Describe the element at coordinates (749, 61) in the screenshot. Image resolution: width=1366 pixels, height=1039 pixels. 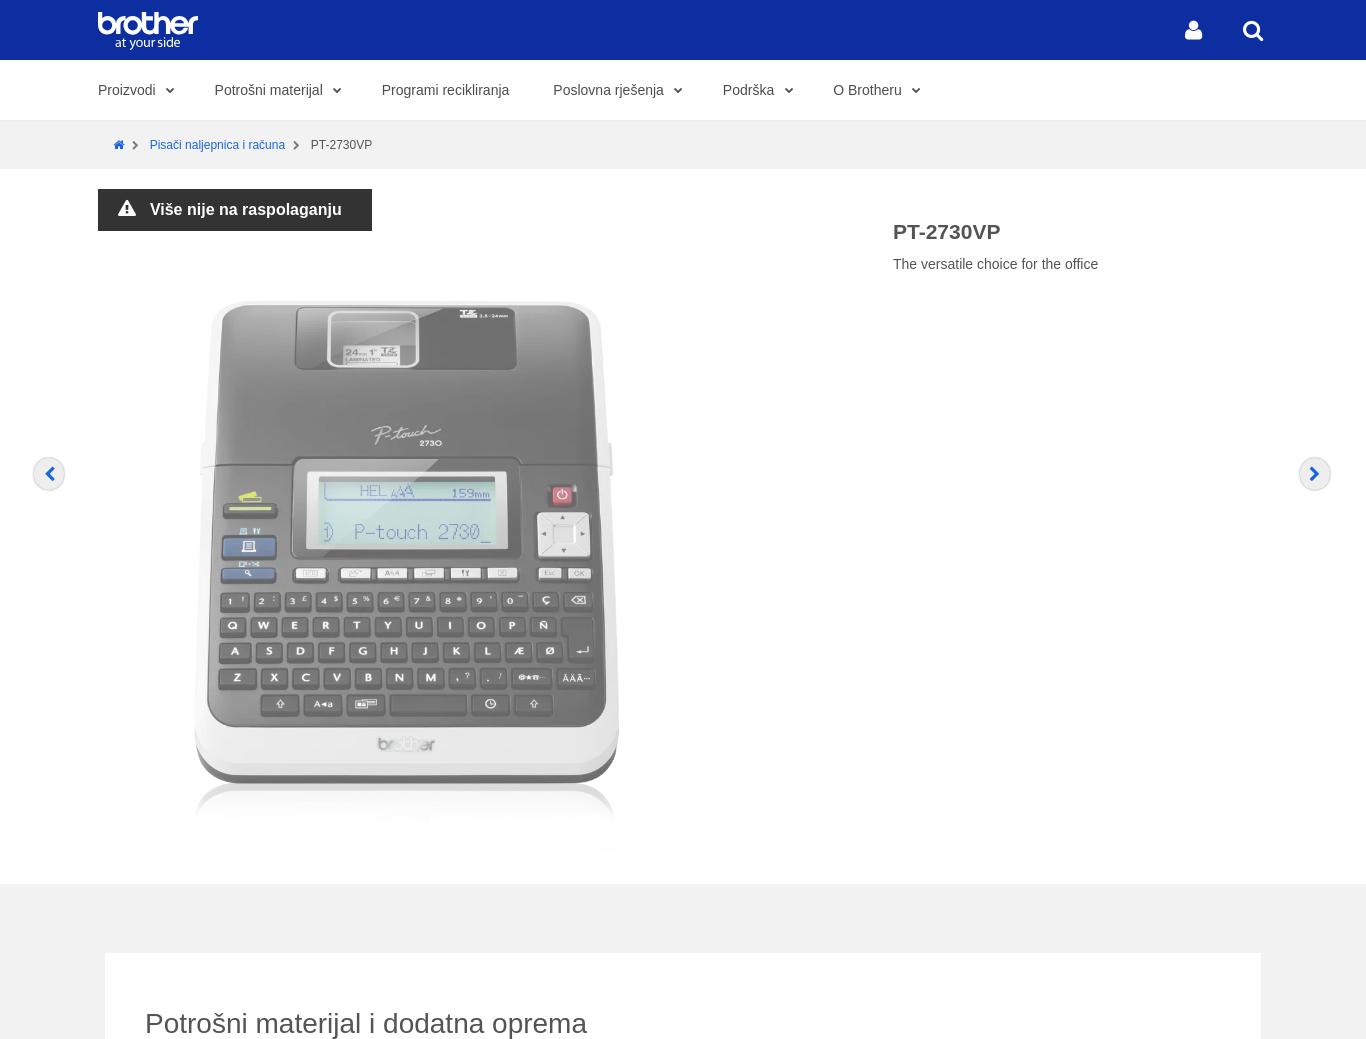
I see `'Ver 2.0 Full Speed'` at that location.